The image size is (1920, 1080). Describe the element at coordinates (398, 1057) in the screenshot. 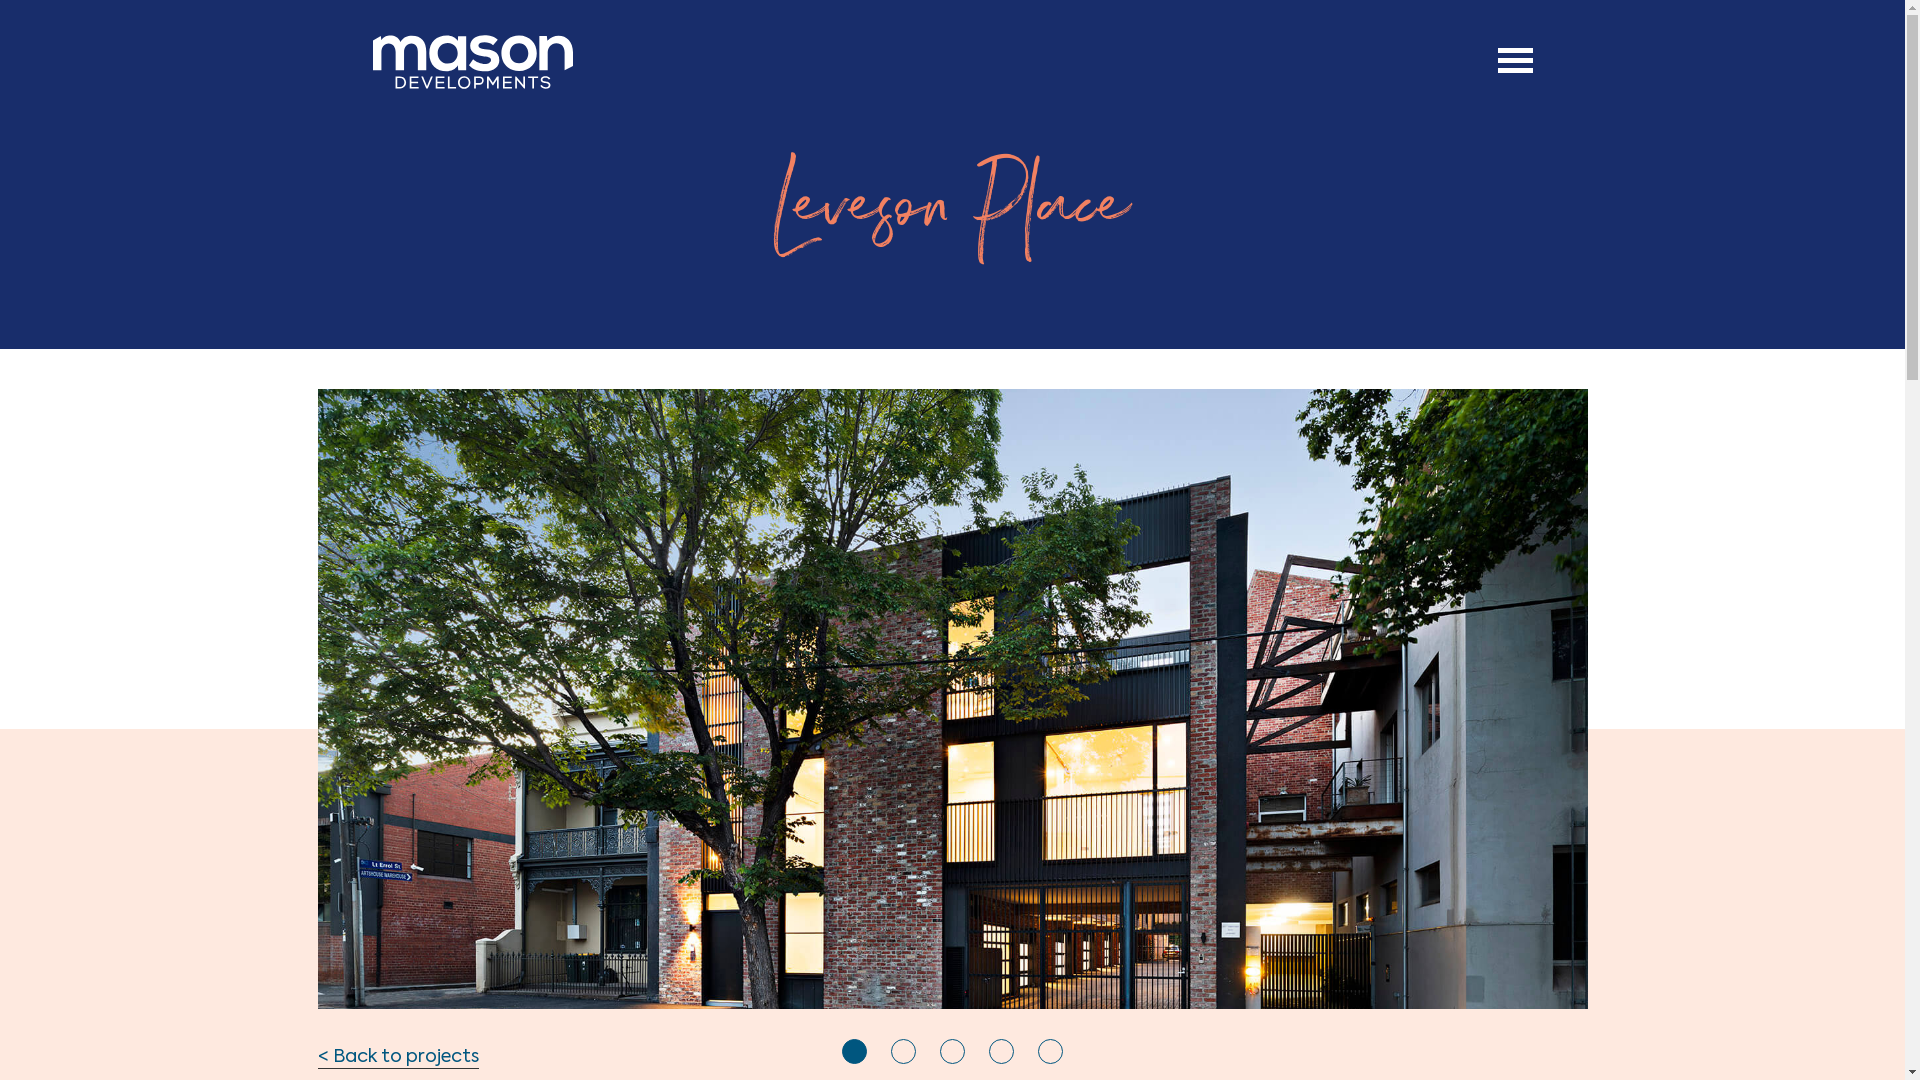

I see `'< Back to projects'` at that location.